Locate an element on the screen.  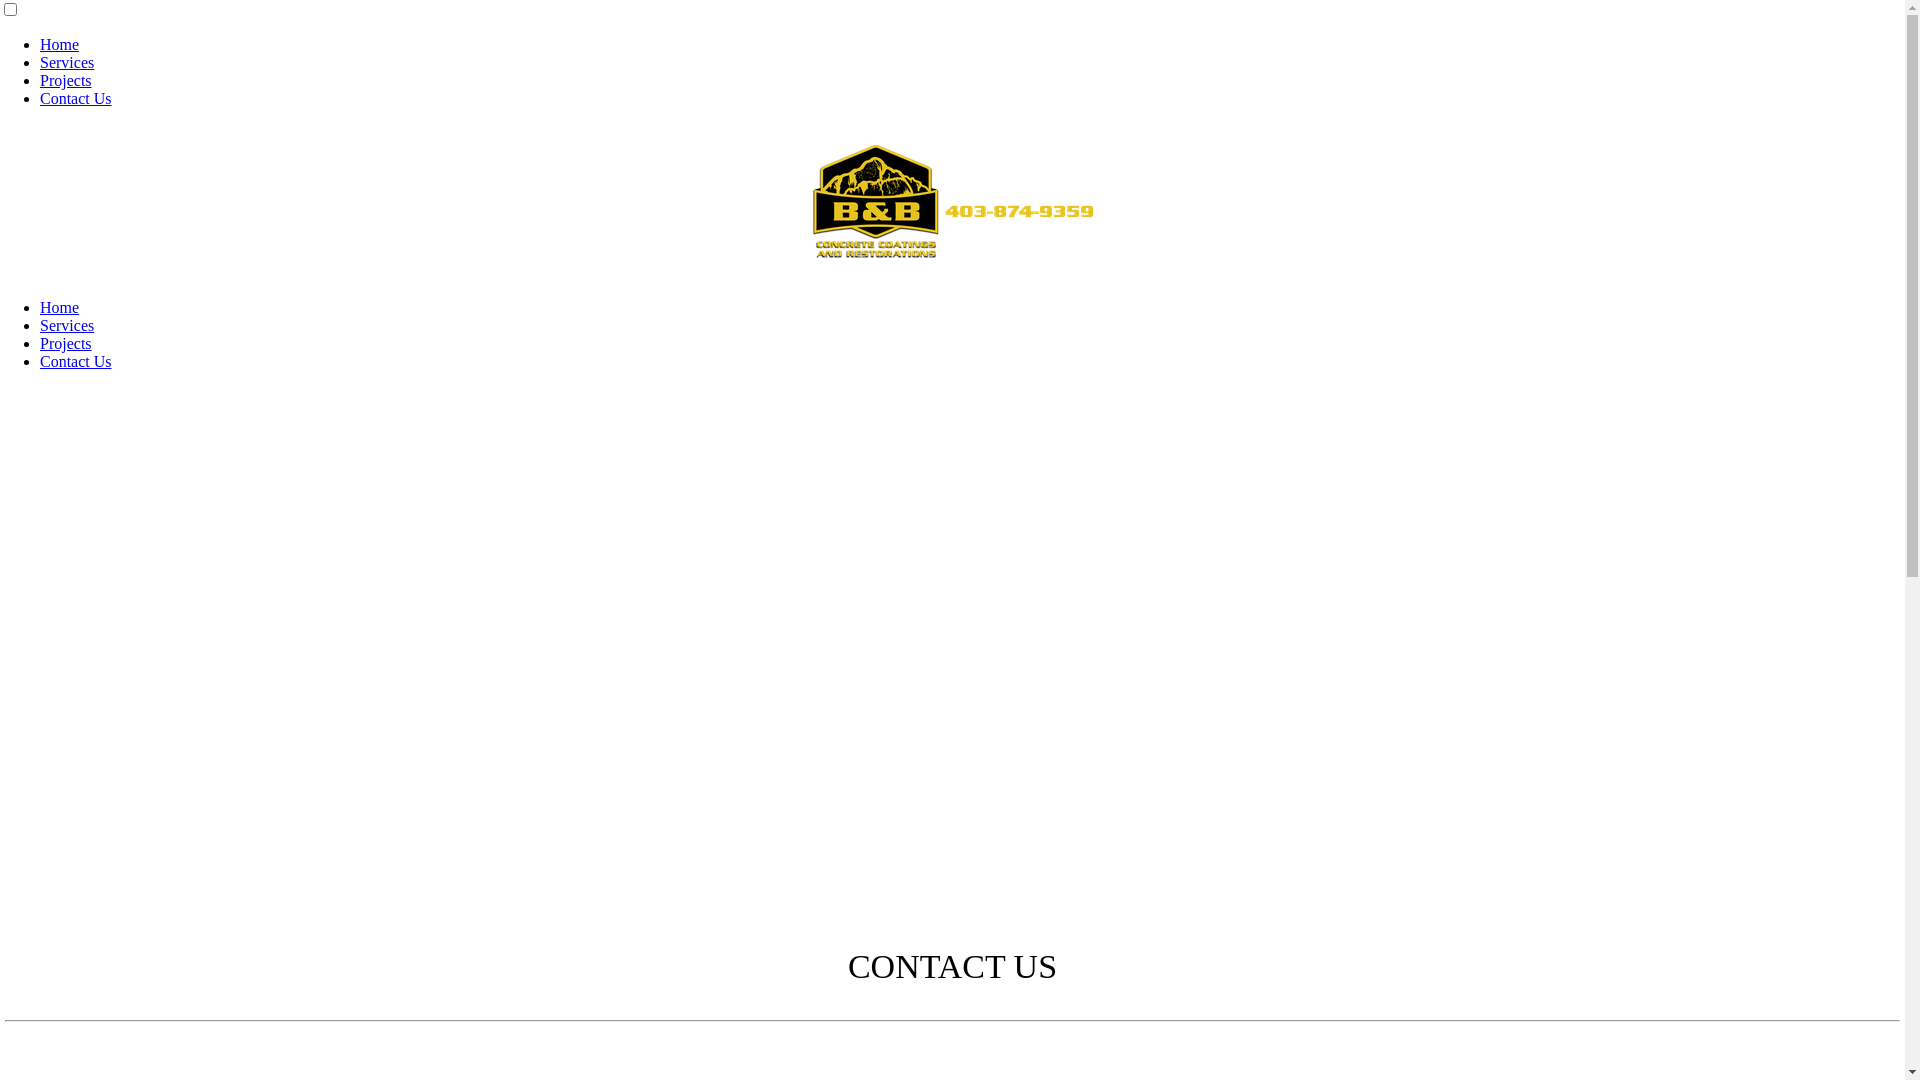
'Projects' is located at coordinates (66, 342).